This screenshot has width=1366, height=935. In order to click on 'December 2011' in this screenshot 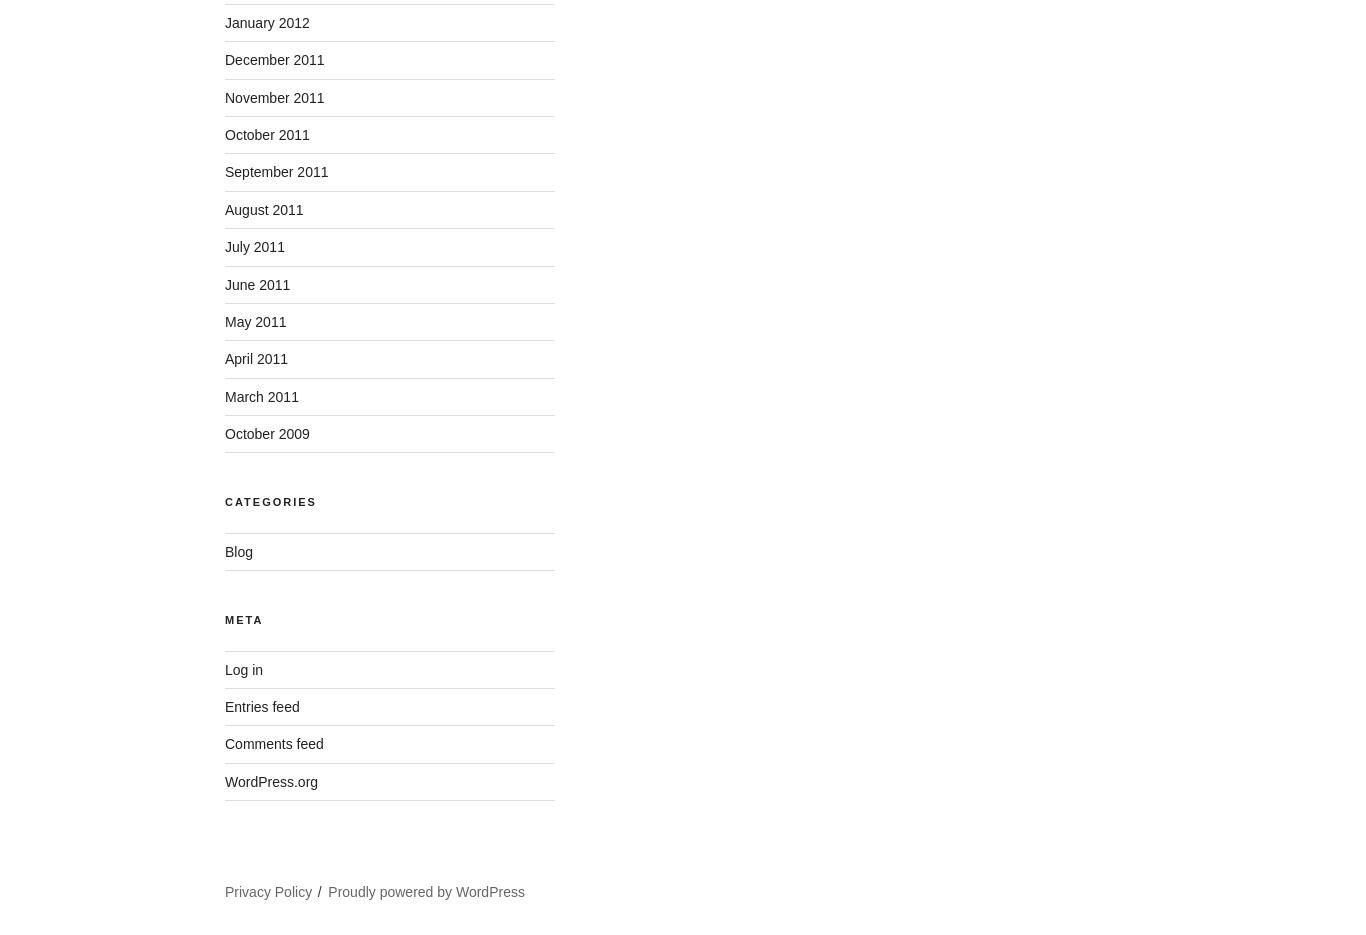, I will do `click(274, 60)`.